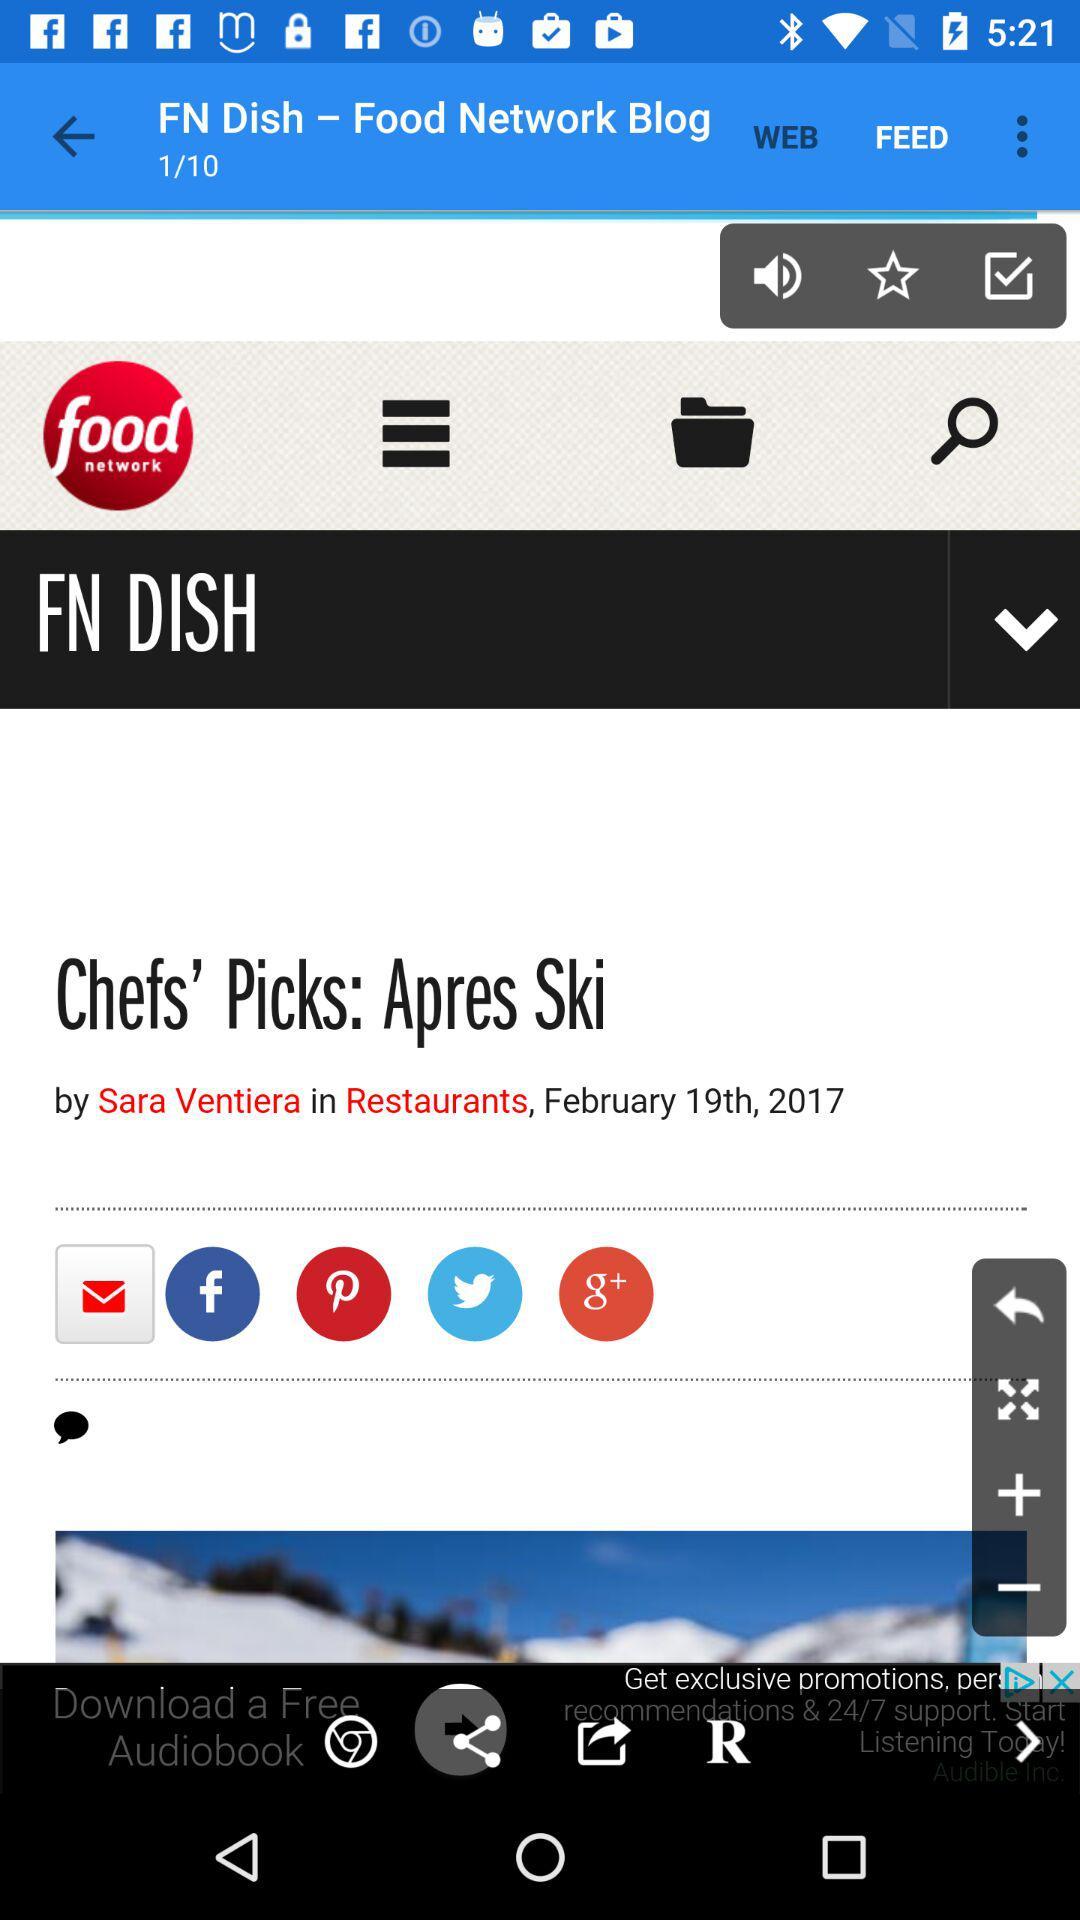 The width and height of the screenshot is (1080, 1920). Describe the element at coordinates (776, 274) in the screenshot. I see `the volume icon` at that location.